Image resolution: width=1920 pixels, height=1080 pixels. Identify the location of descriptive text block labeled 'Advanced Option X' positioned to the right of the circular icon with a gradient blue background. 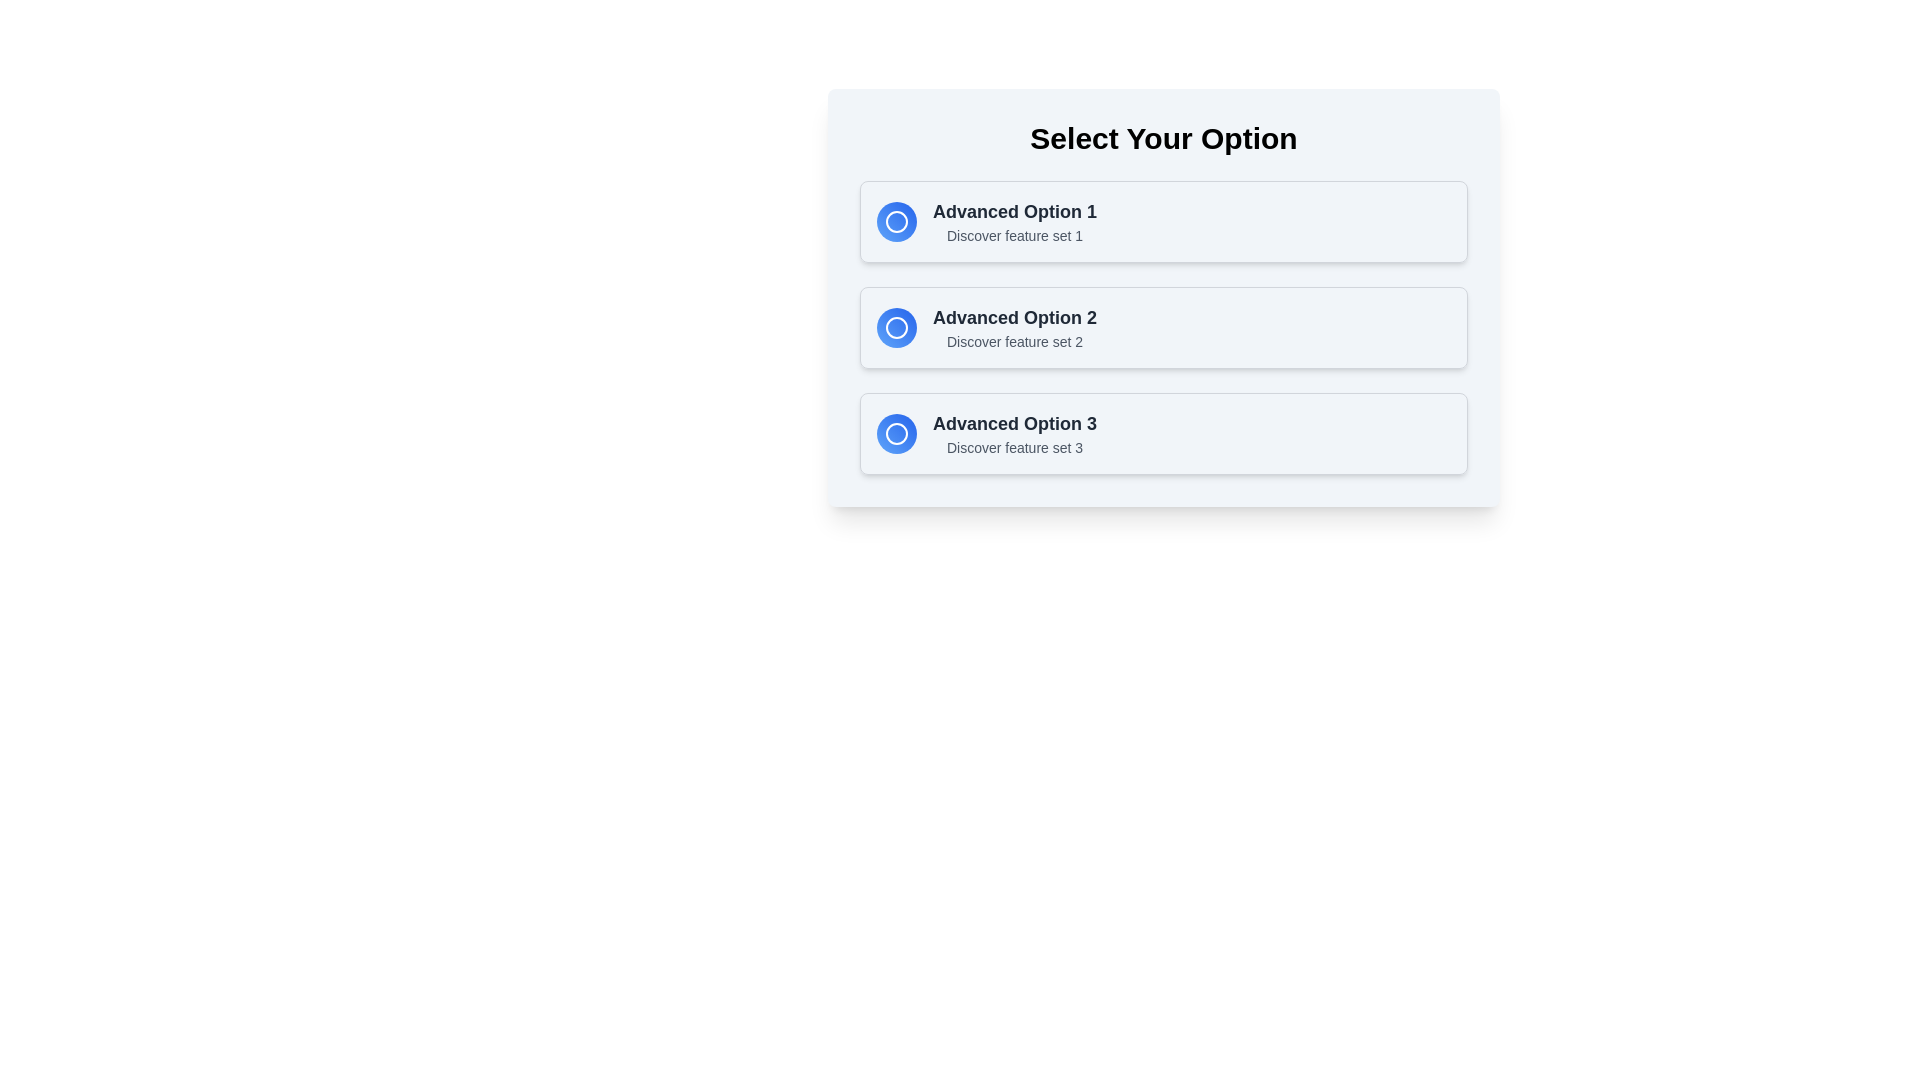
(1015, 222).